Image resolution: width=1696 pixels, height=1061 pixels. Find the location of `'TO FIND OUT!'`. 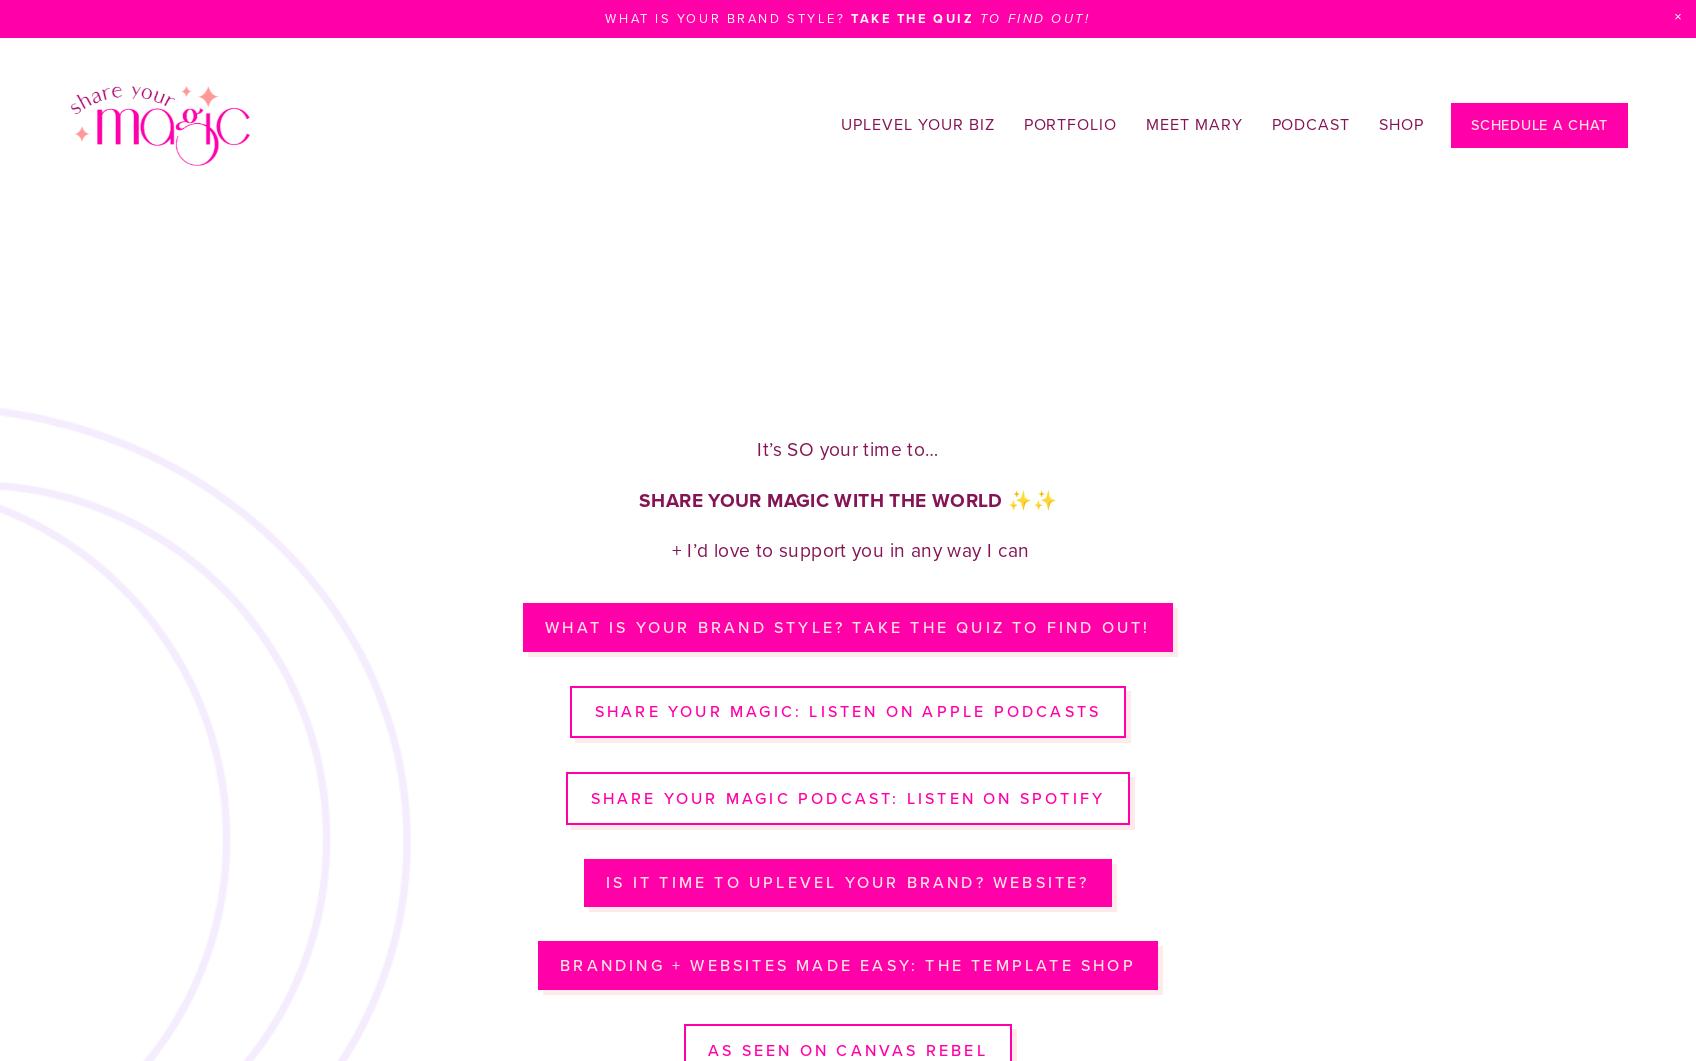

'TO FIND OUT!' is located at coordinates (1034, 18).